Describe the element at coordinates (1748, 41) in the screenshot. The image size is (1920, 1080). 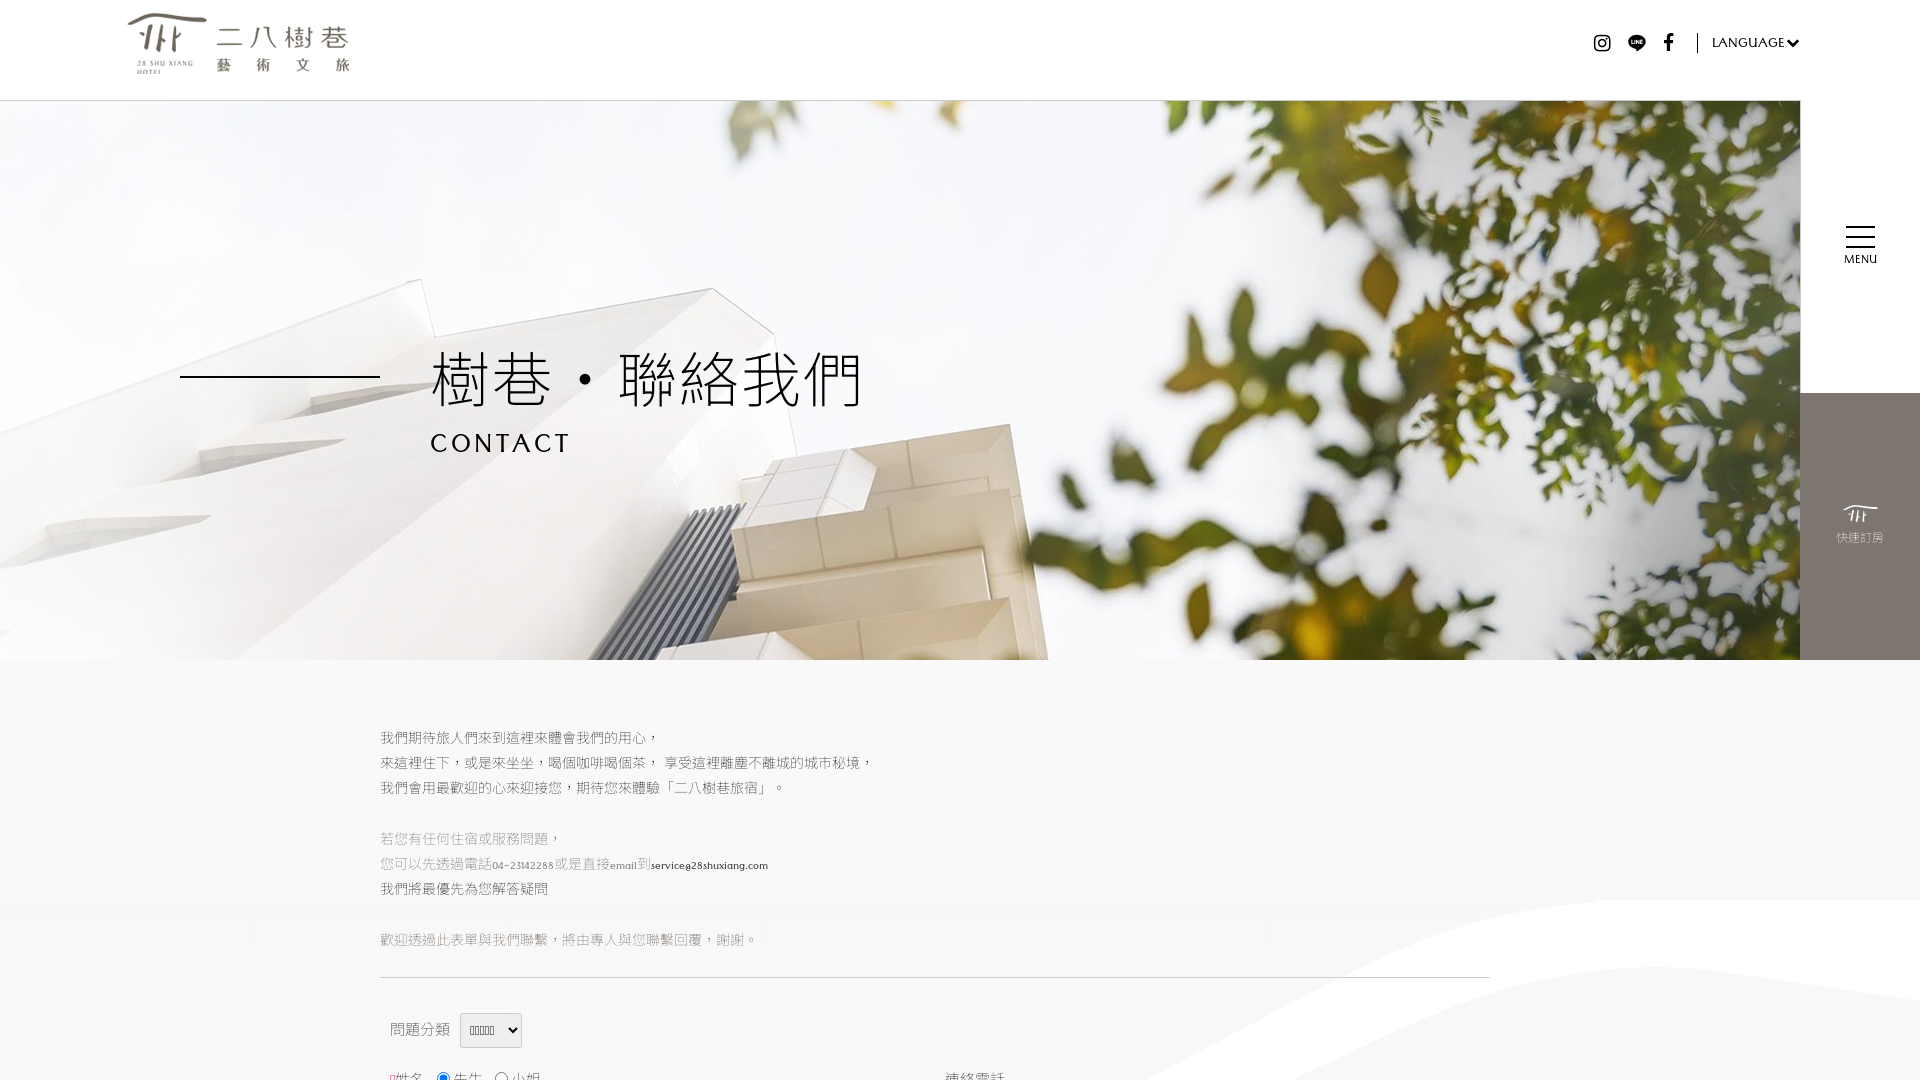
I see `'LANGUAGE'` at that location.